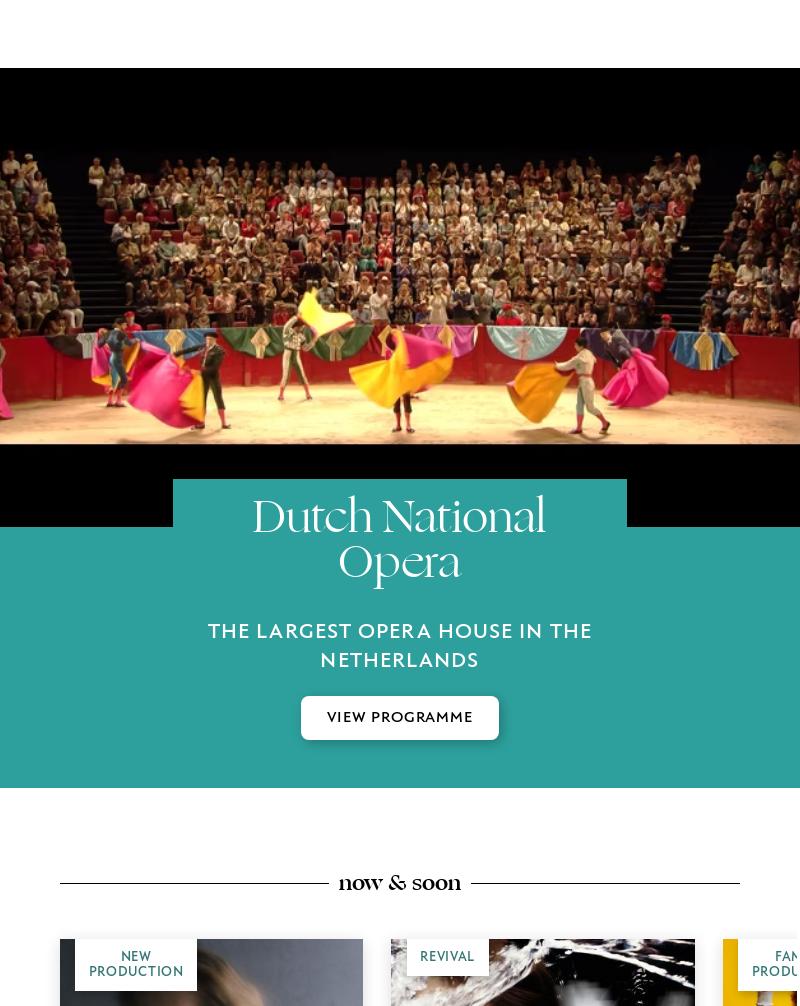 Image resolution: width=800 pixels, height=1006 pixels. Describe the element at coordinates (400, 340) in the screenshot. I see `'Always know what’s on'` at that location.